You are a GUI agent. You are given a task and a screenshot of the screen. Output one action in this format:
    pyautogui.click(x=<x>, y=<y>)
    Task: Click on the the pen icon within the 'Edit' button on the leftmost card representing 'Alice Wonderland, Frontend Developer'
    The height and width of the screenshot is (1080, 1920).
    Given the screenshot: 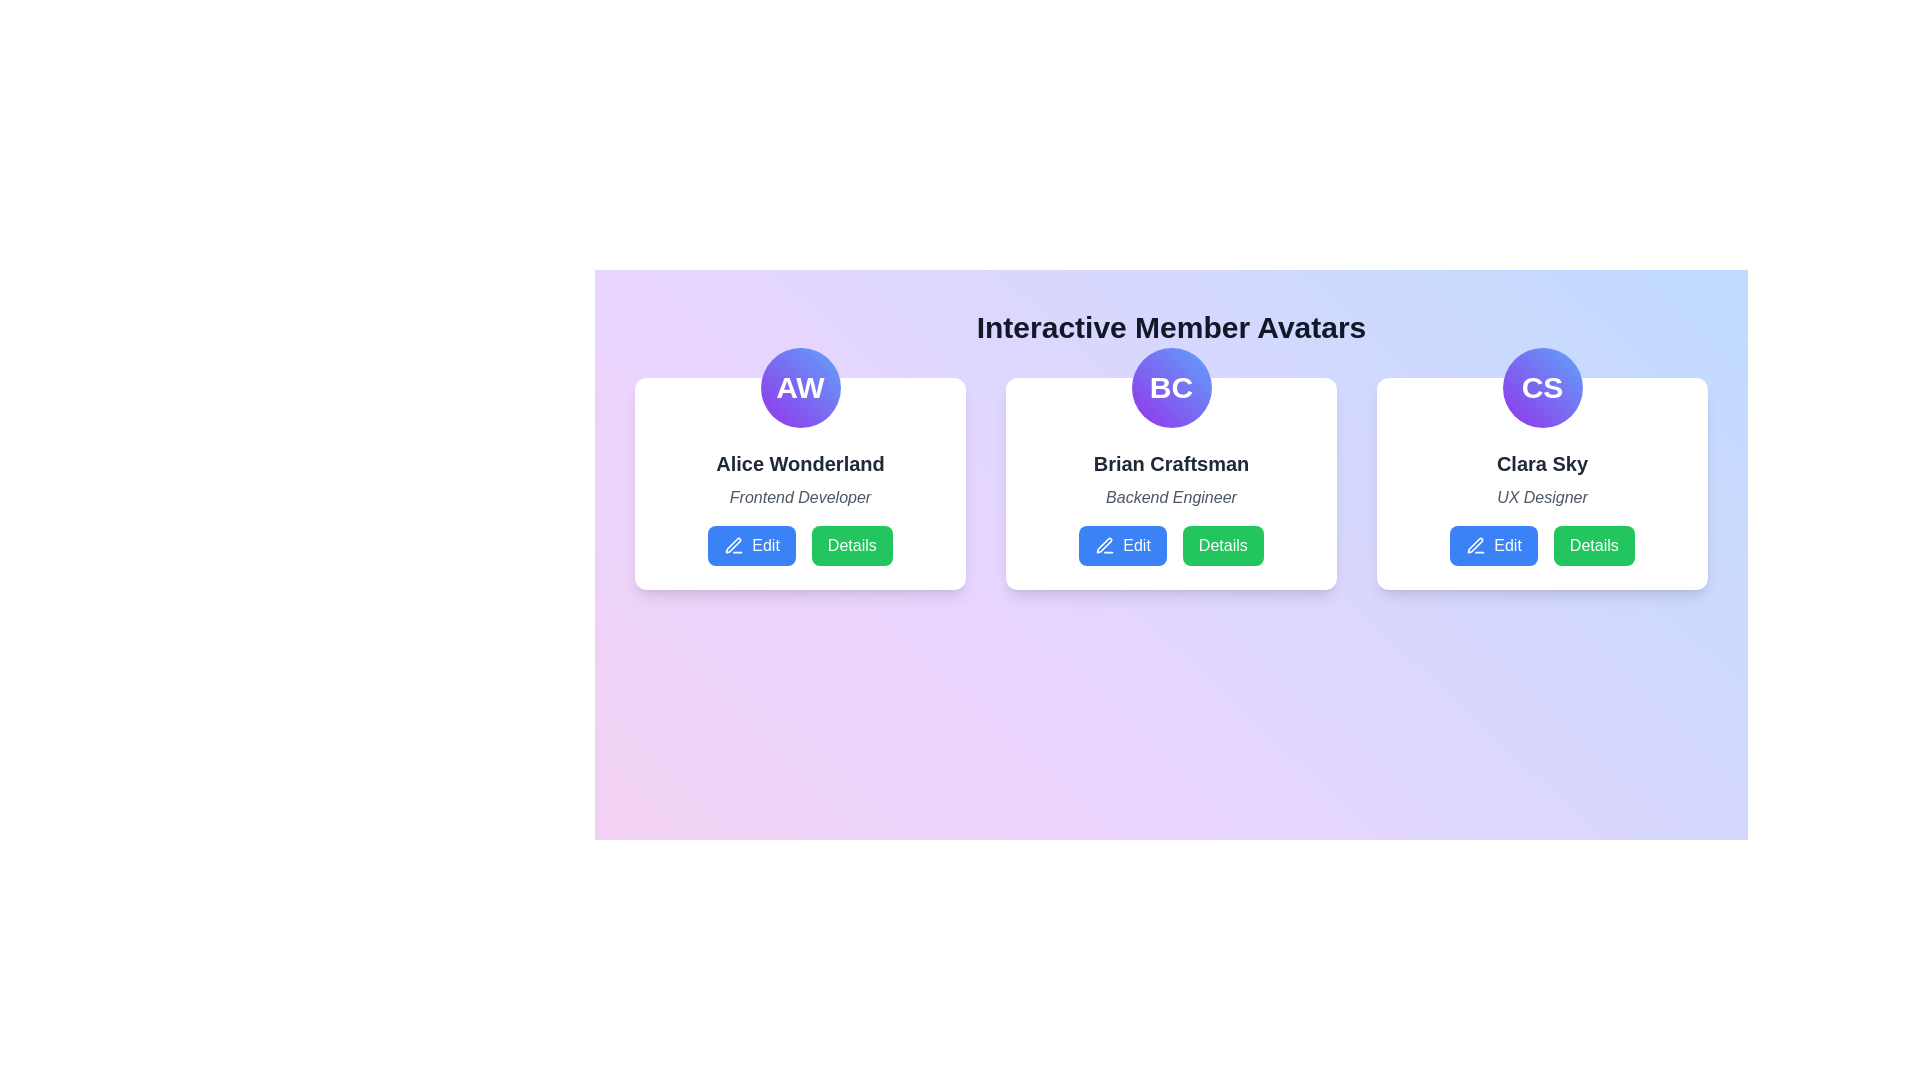 What is the action you would take?
    pyautogui.click(x=733, y=546)
    